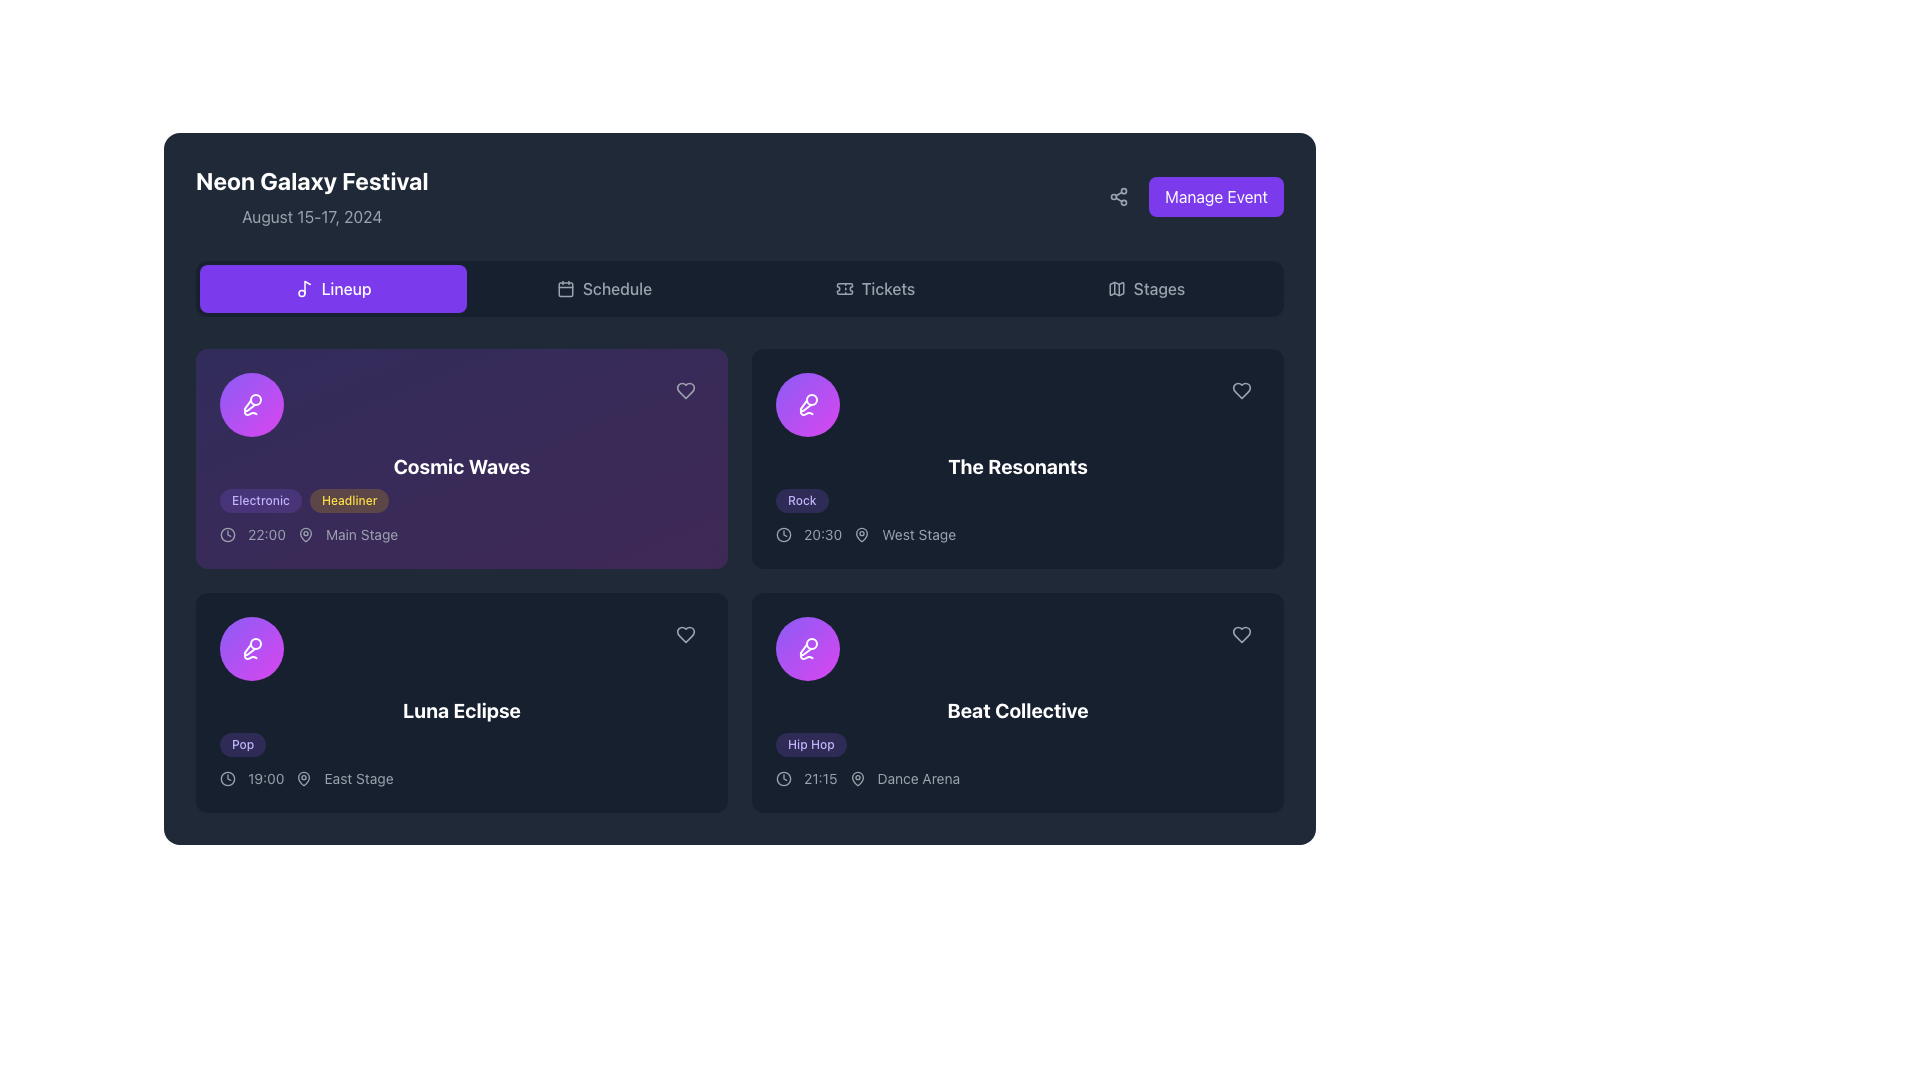 The width and height of the screenshot is (1920, 1080). I want to click on the Icon button located in the top-right section of the second event card, adjacent to 'The Resonants' text, so click(807, 405).